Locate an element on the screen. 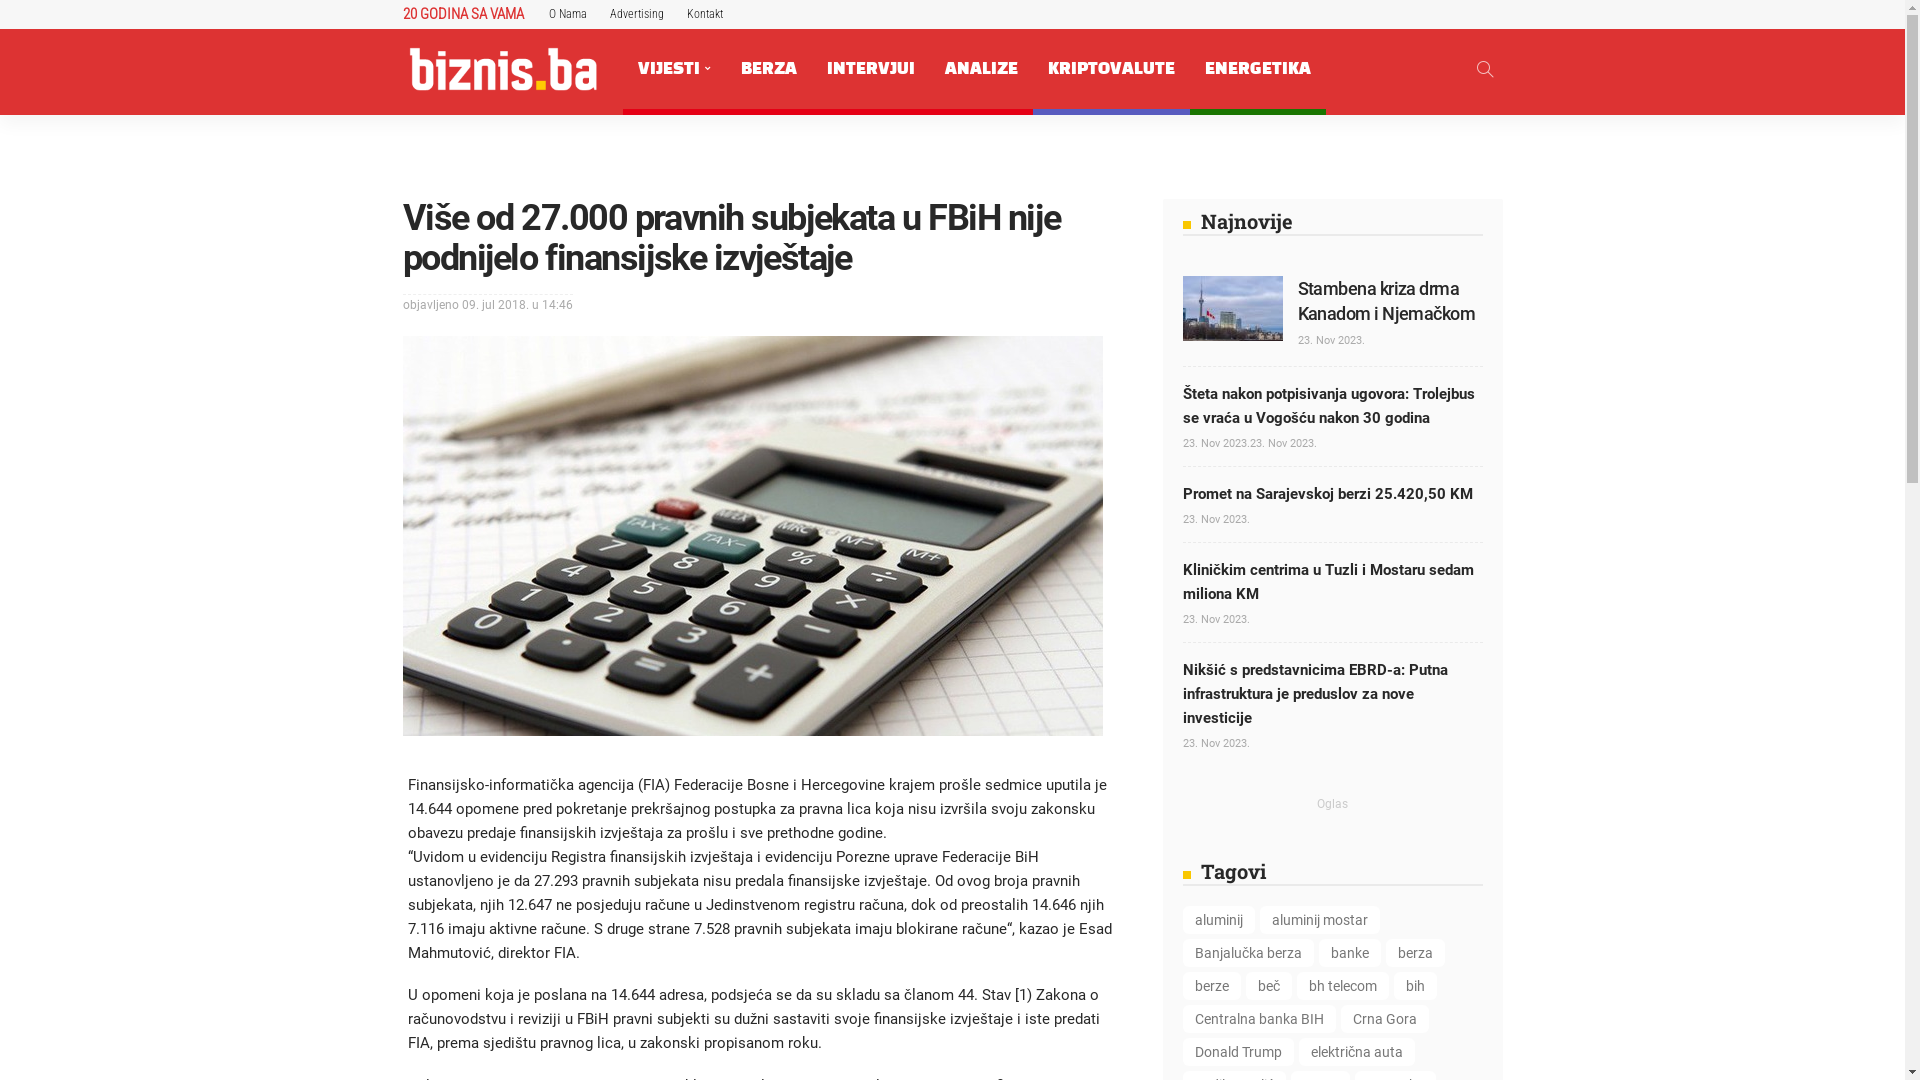 This screenshot has width=1920, height=1080. 'berza' is located at coordinates (1385, 951).